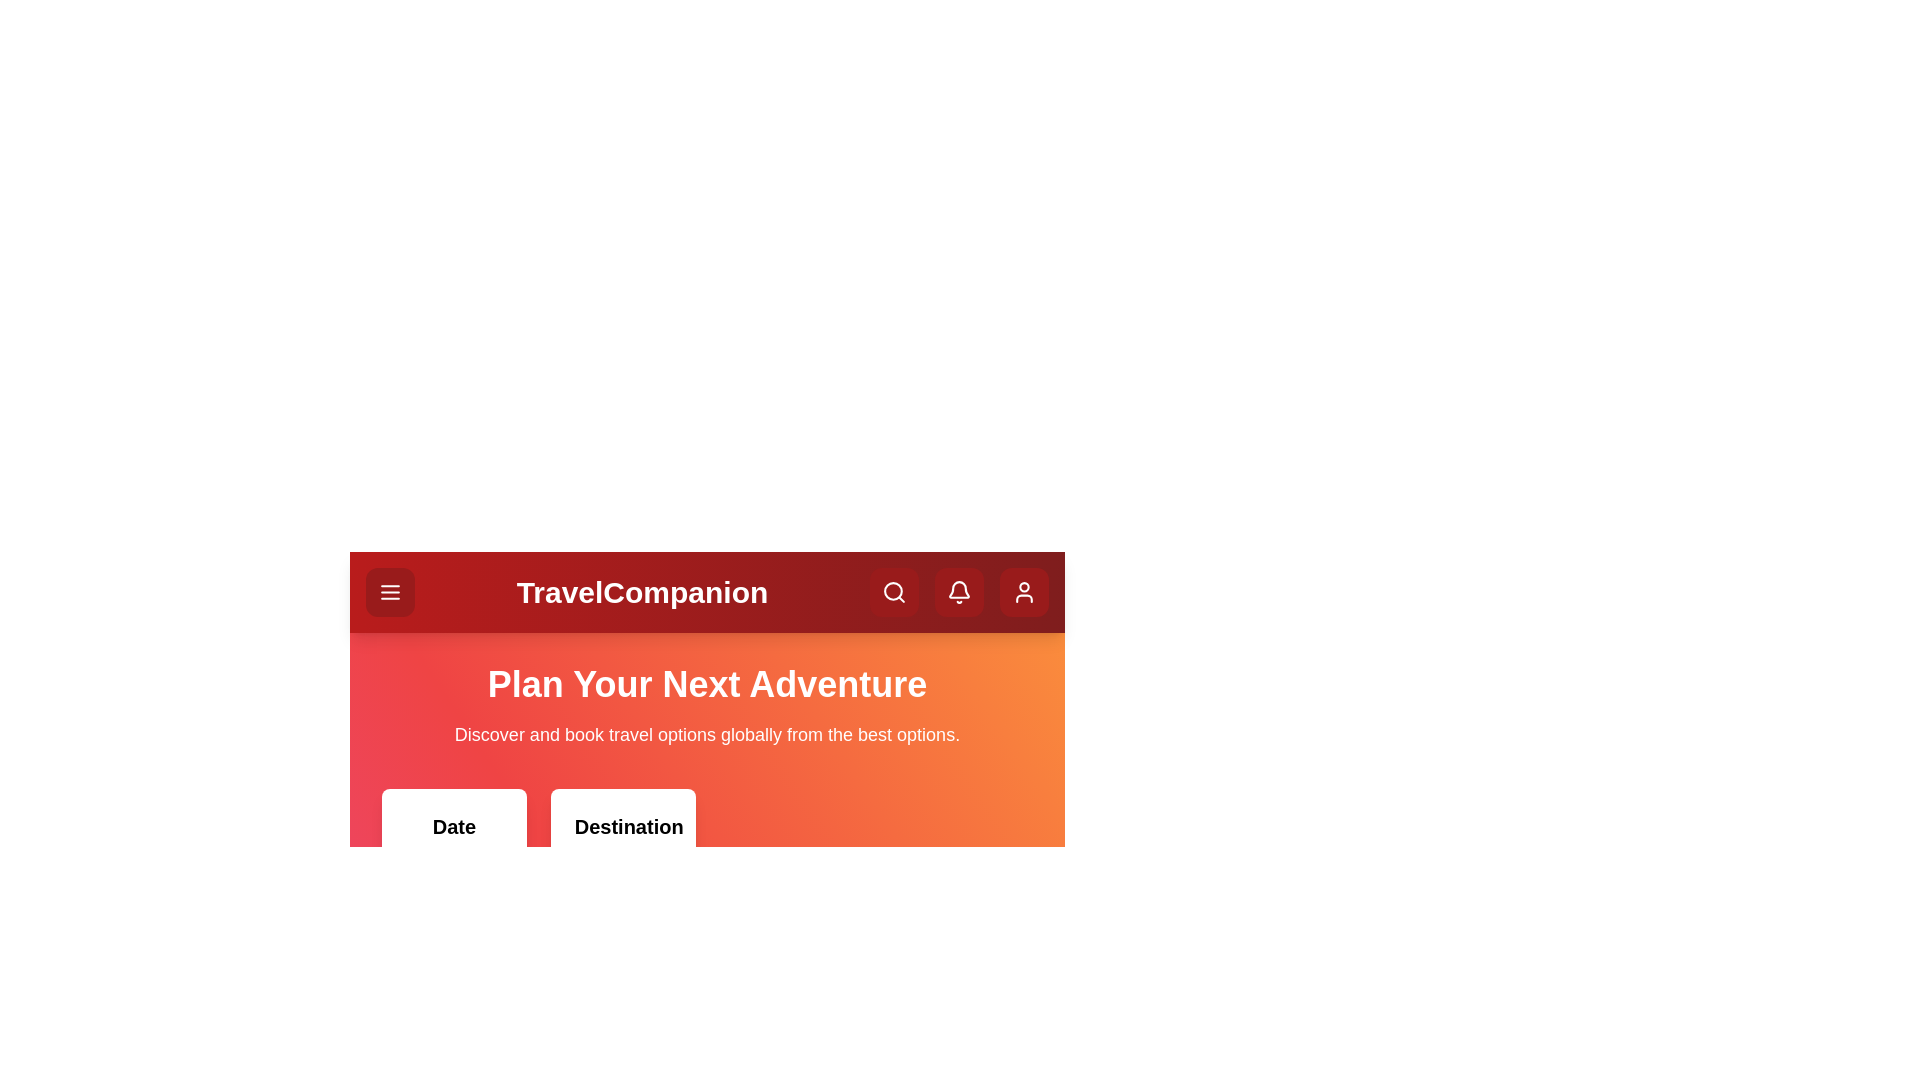 This screenshot has height=1080, width=1920. Describe the element at coordinates (390, 591) in the screenshot. I see `the menu button to toggle the menu` at that location.